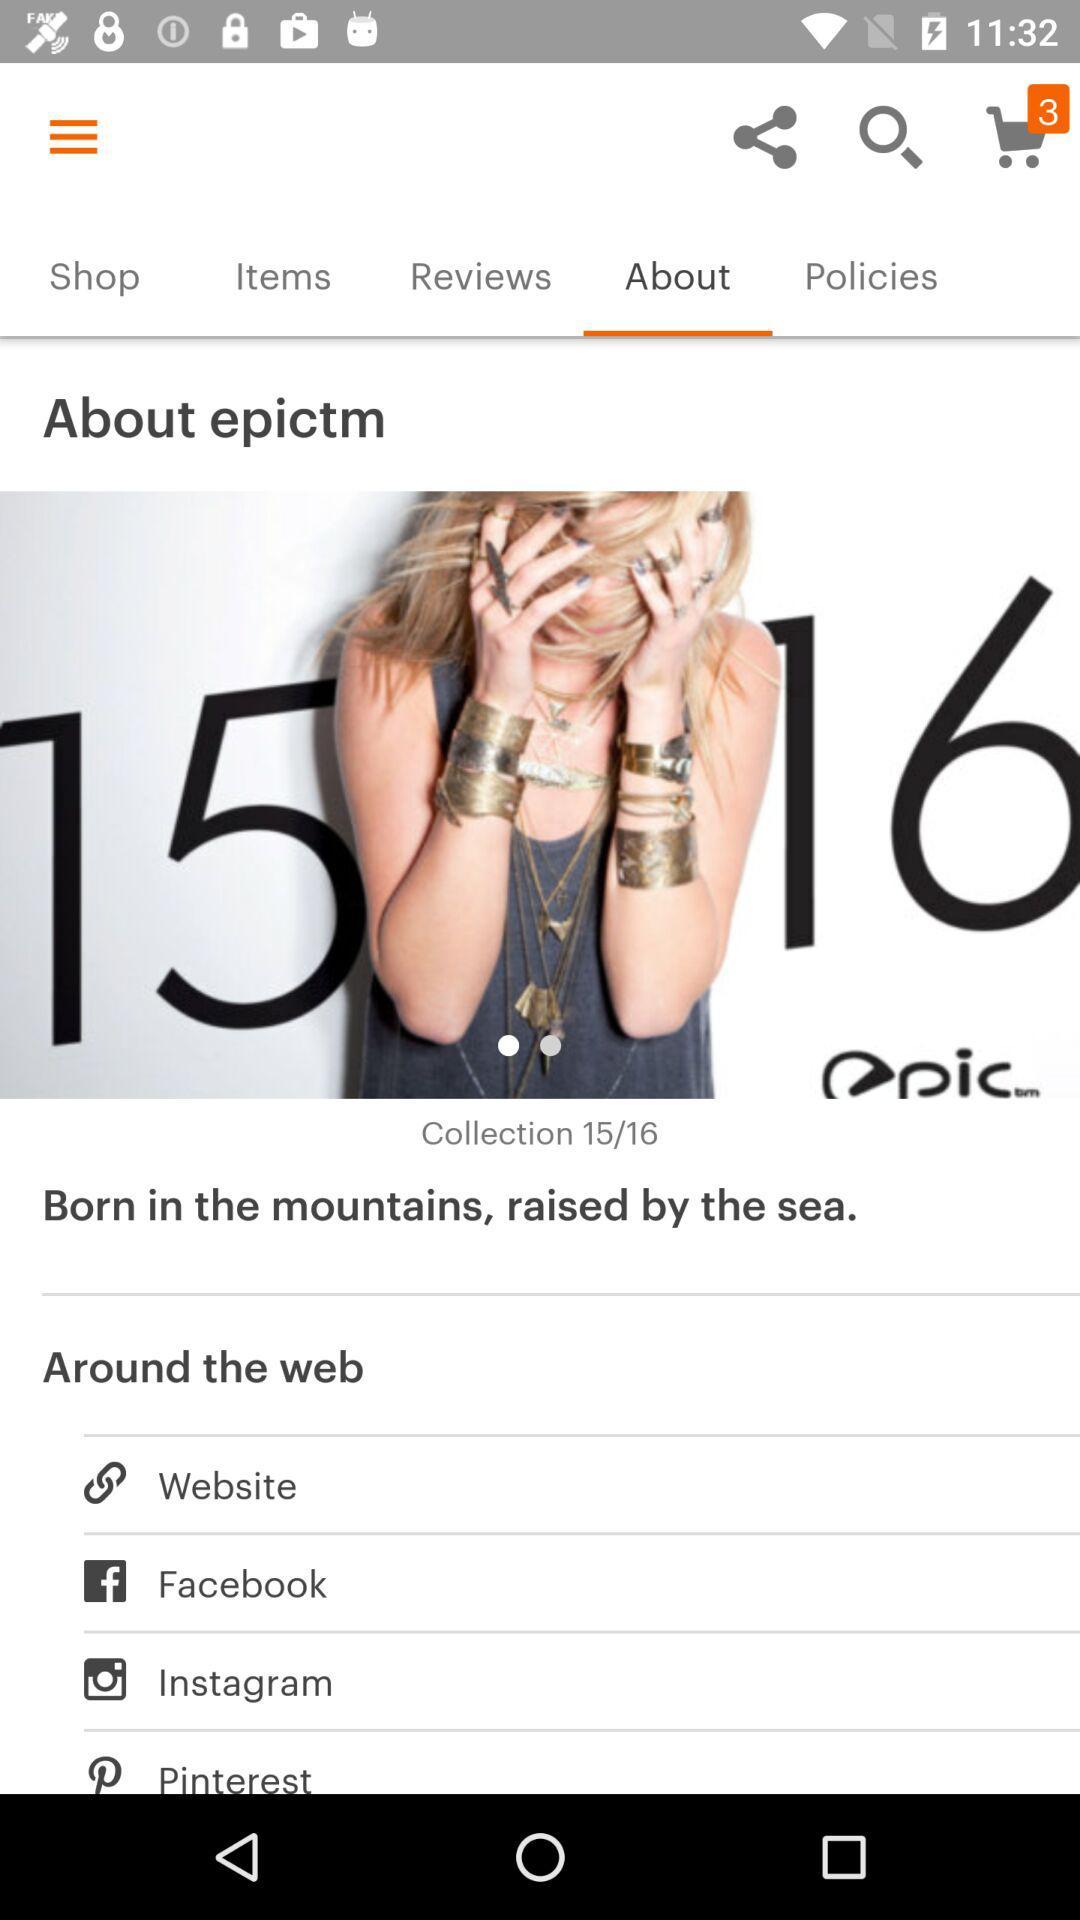  Describe the element at coordinates (540, 1226) in the screenshot. I see `the born in the item` at that location.